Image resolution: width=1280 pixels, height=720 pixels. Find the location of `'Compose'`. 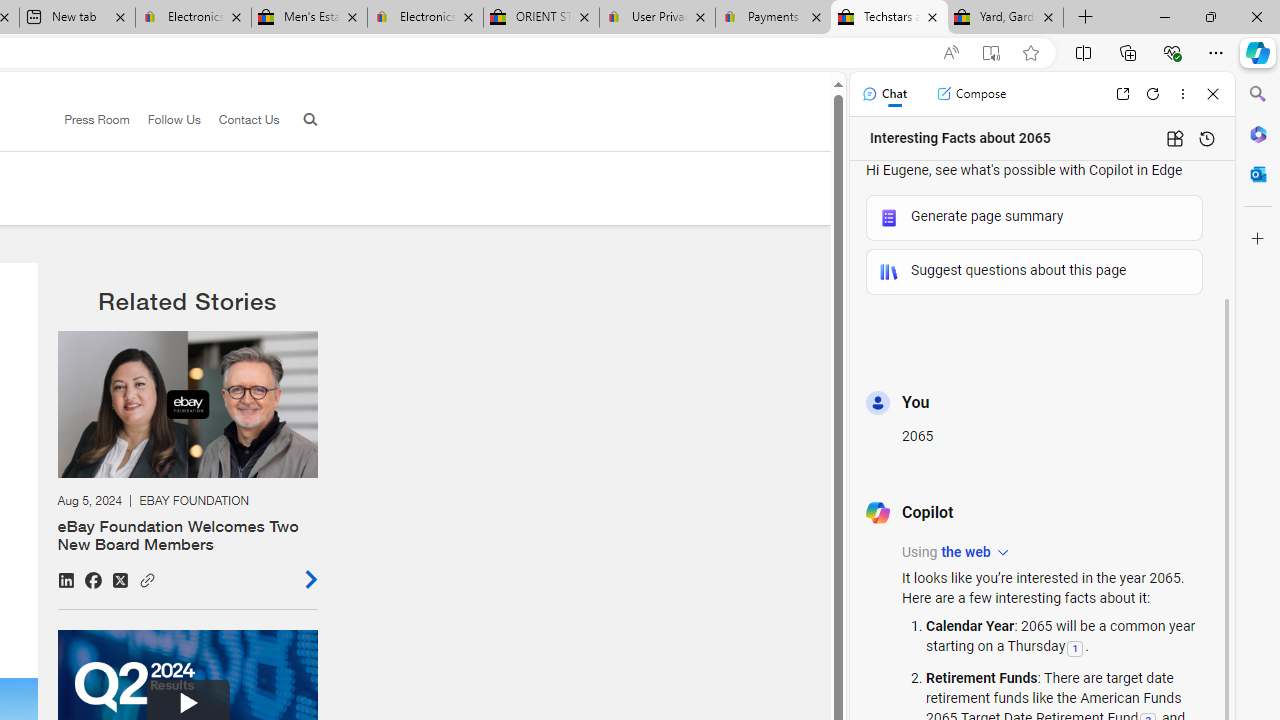

'Compose' is located at coordinates (971, 93).